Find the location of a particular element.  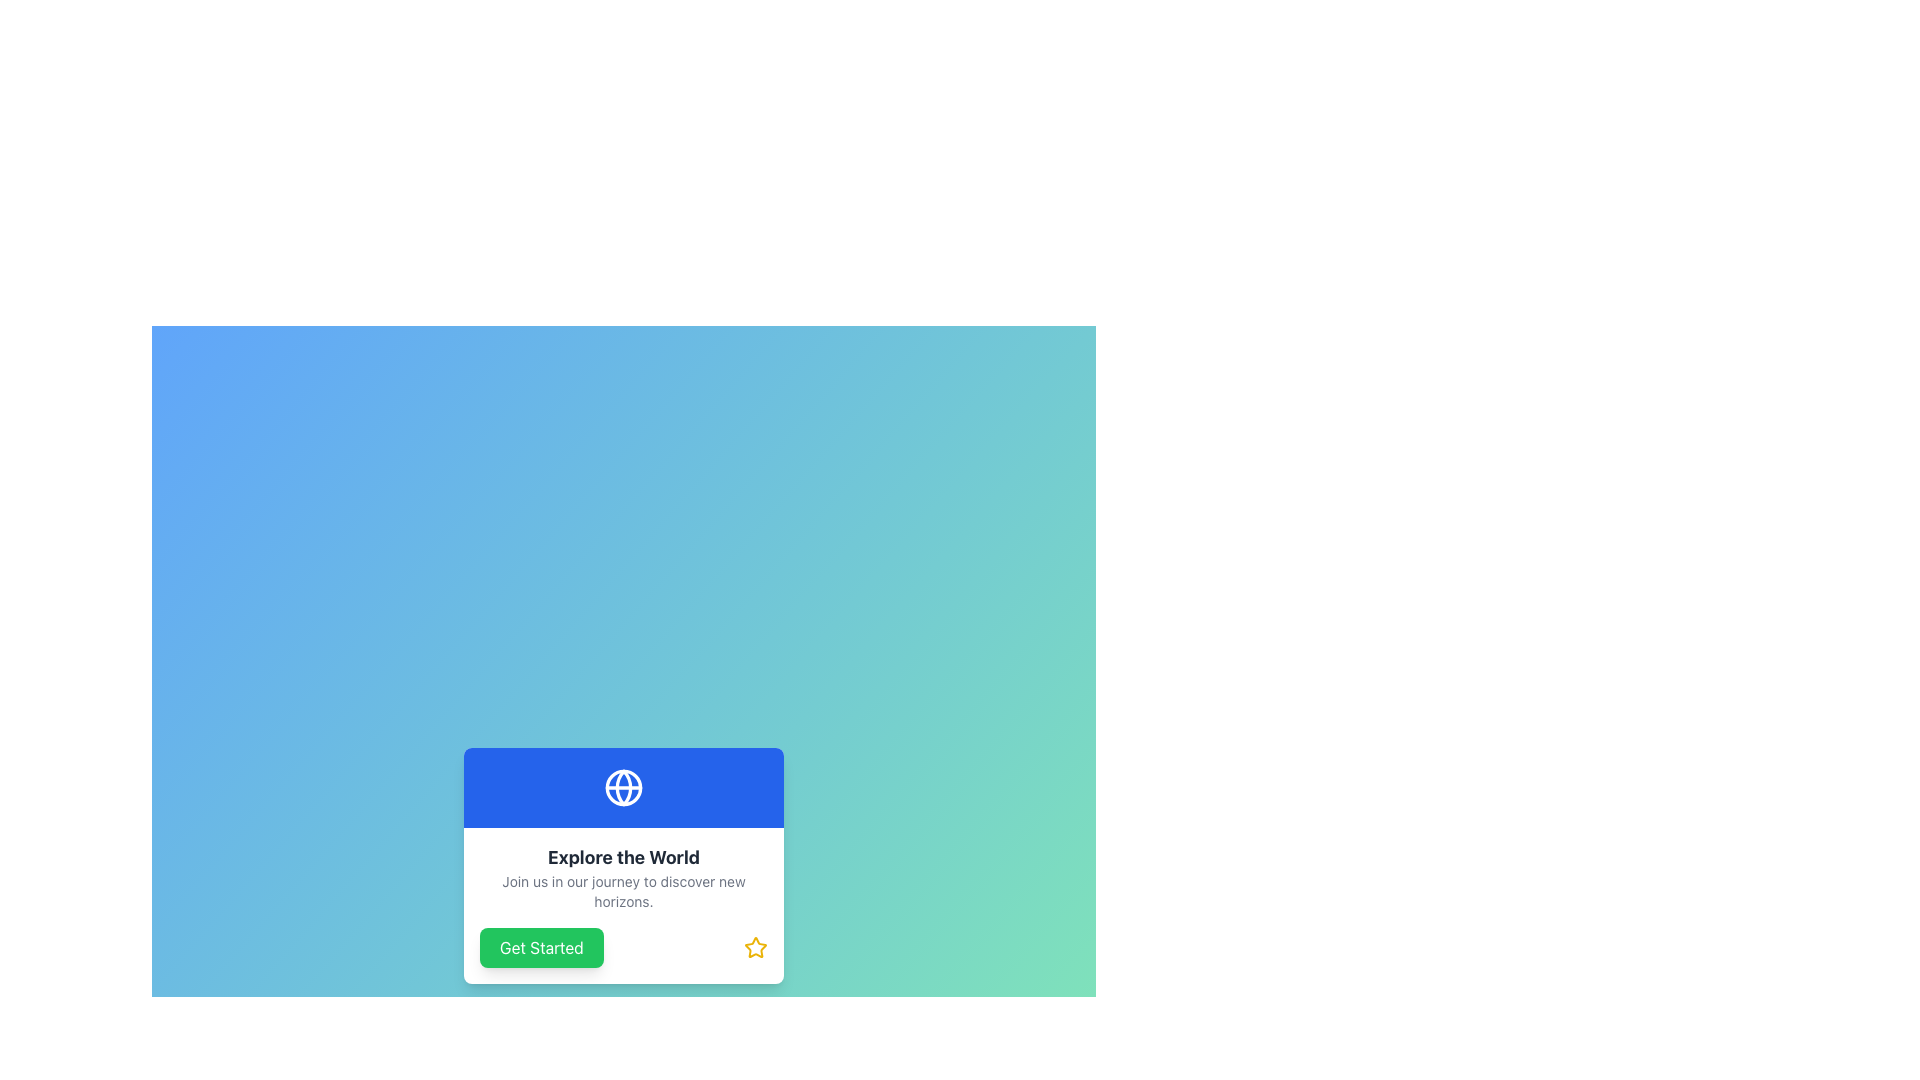

the decorative logo icon located in the blue header section of the card interface, which is positioned above the title text 'Explore the World' is located at coordinates (623, 786).